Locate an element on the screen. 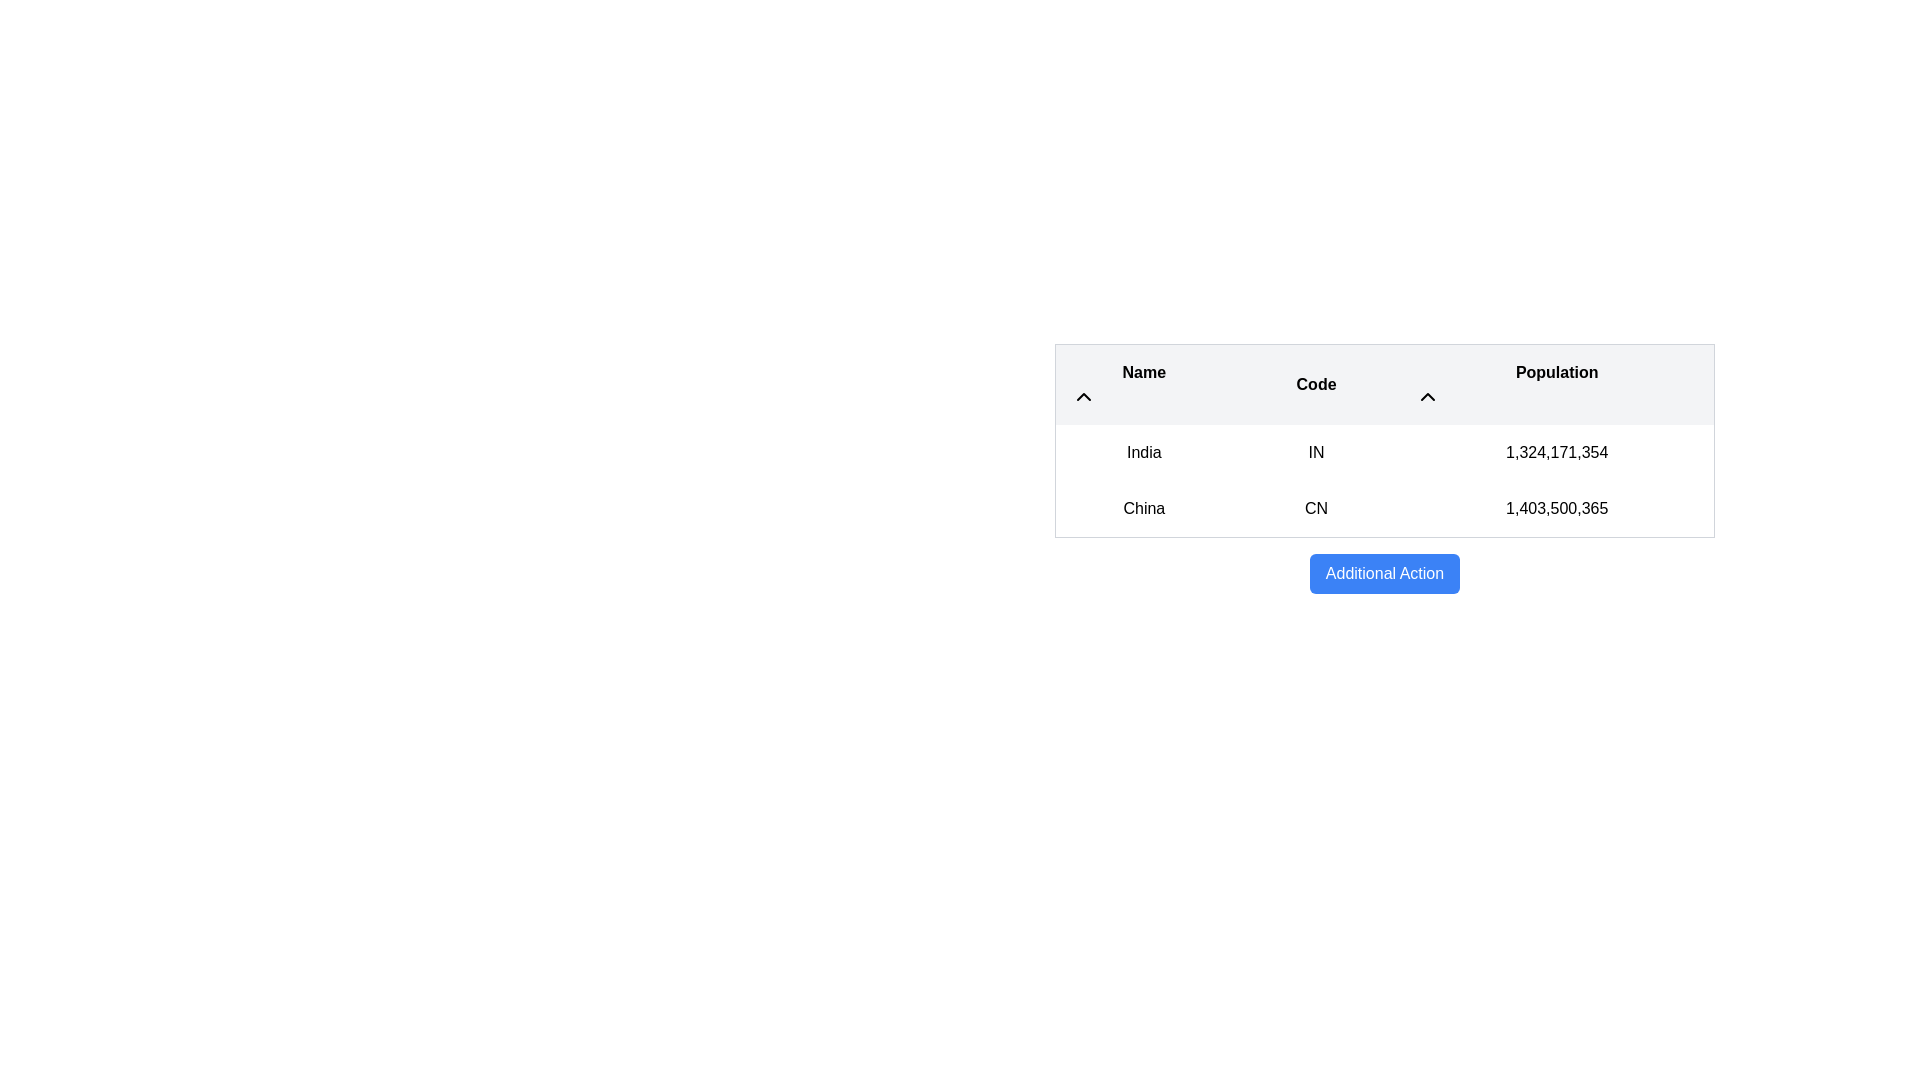 This screenshot has width=1920, height=1080. displayed text from the static text label 'Code' located in the second column header of the table, which is bold and centered within a light gray rectangular cell is located at coordinates (1316, 384).